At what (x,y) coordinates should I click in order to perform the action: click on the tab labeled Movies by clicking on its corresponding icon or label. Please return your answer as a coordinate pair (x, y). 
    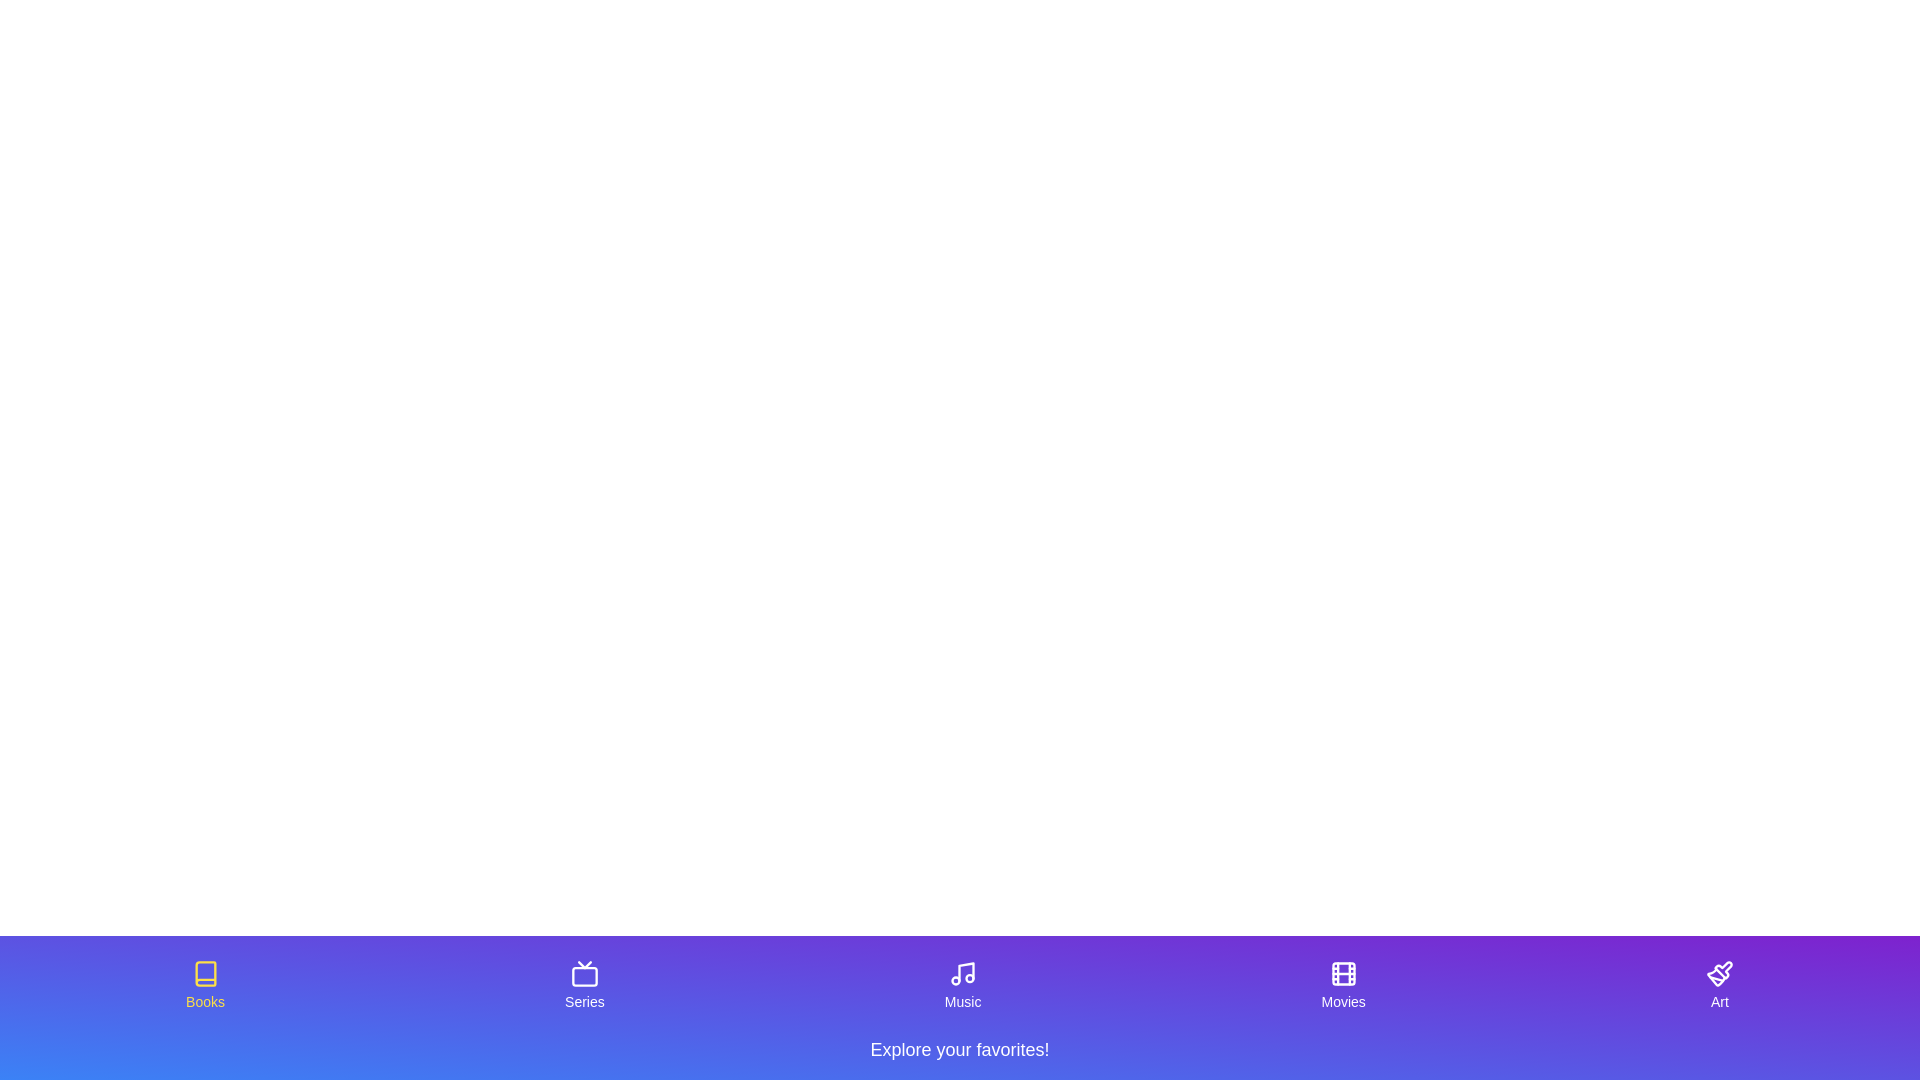
    Looking at the image, I should click on (1343, 985).